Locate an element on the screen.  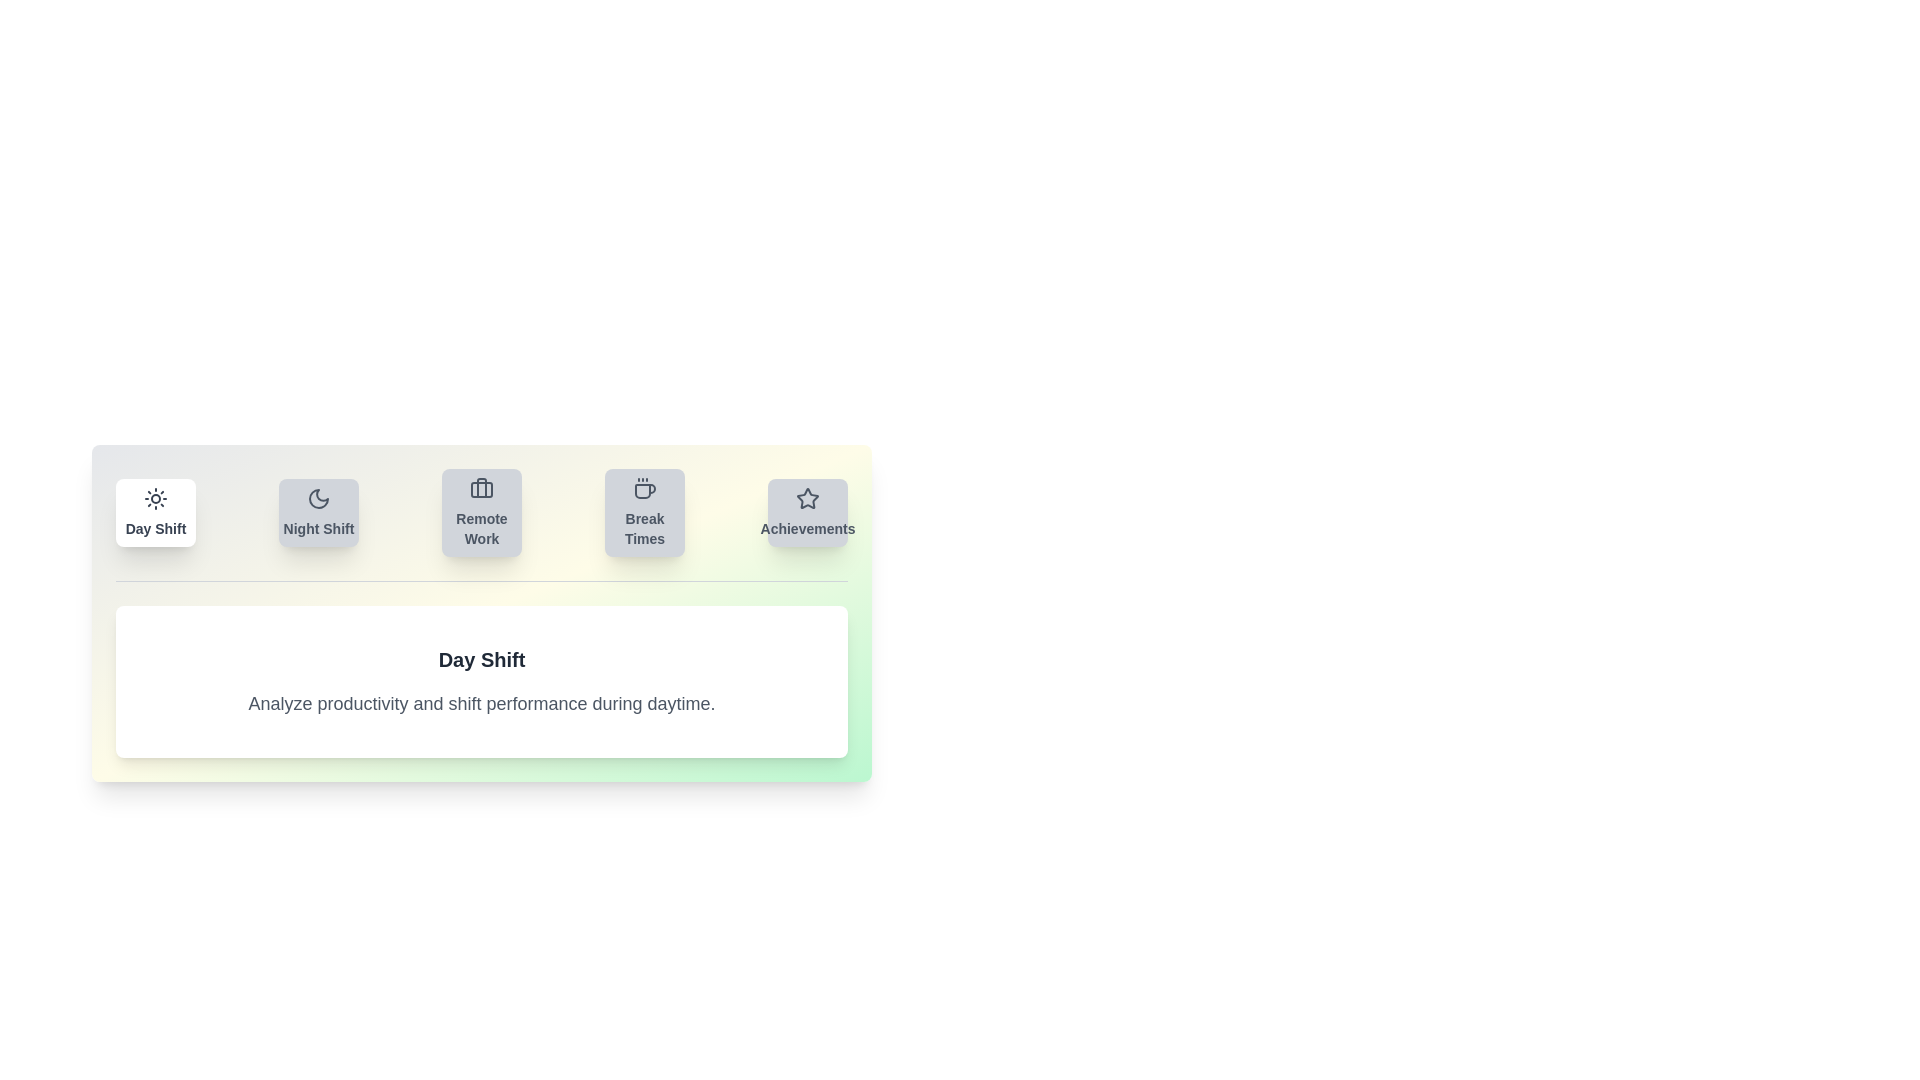
the tab labeled Night Shift to view its content is located at coordinates (317, 512).